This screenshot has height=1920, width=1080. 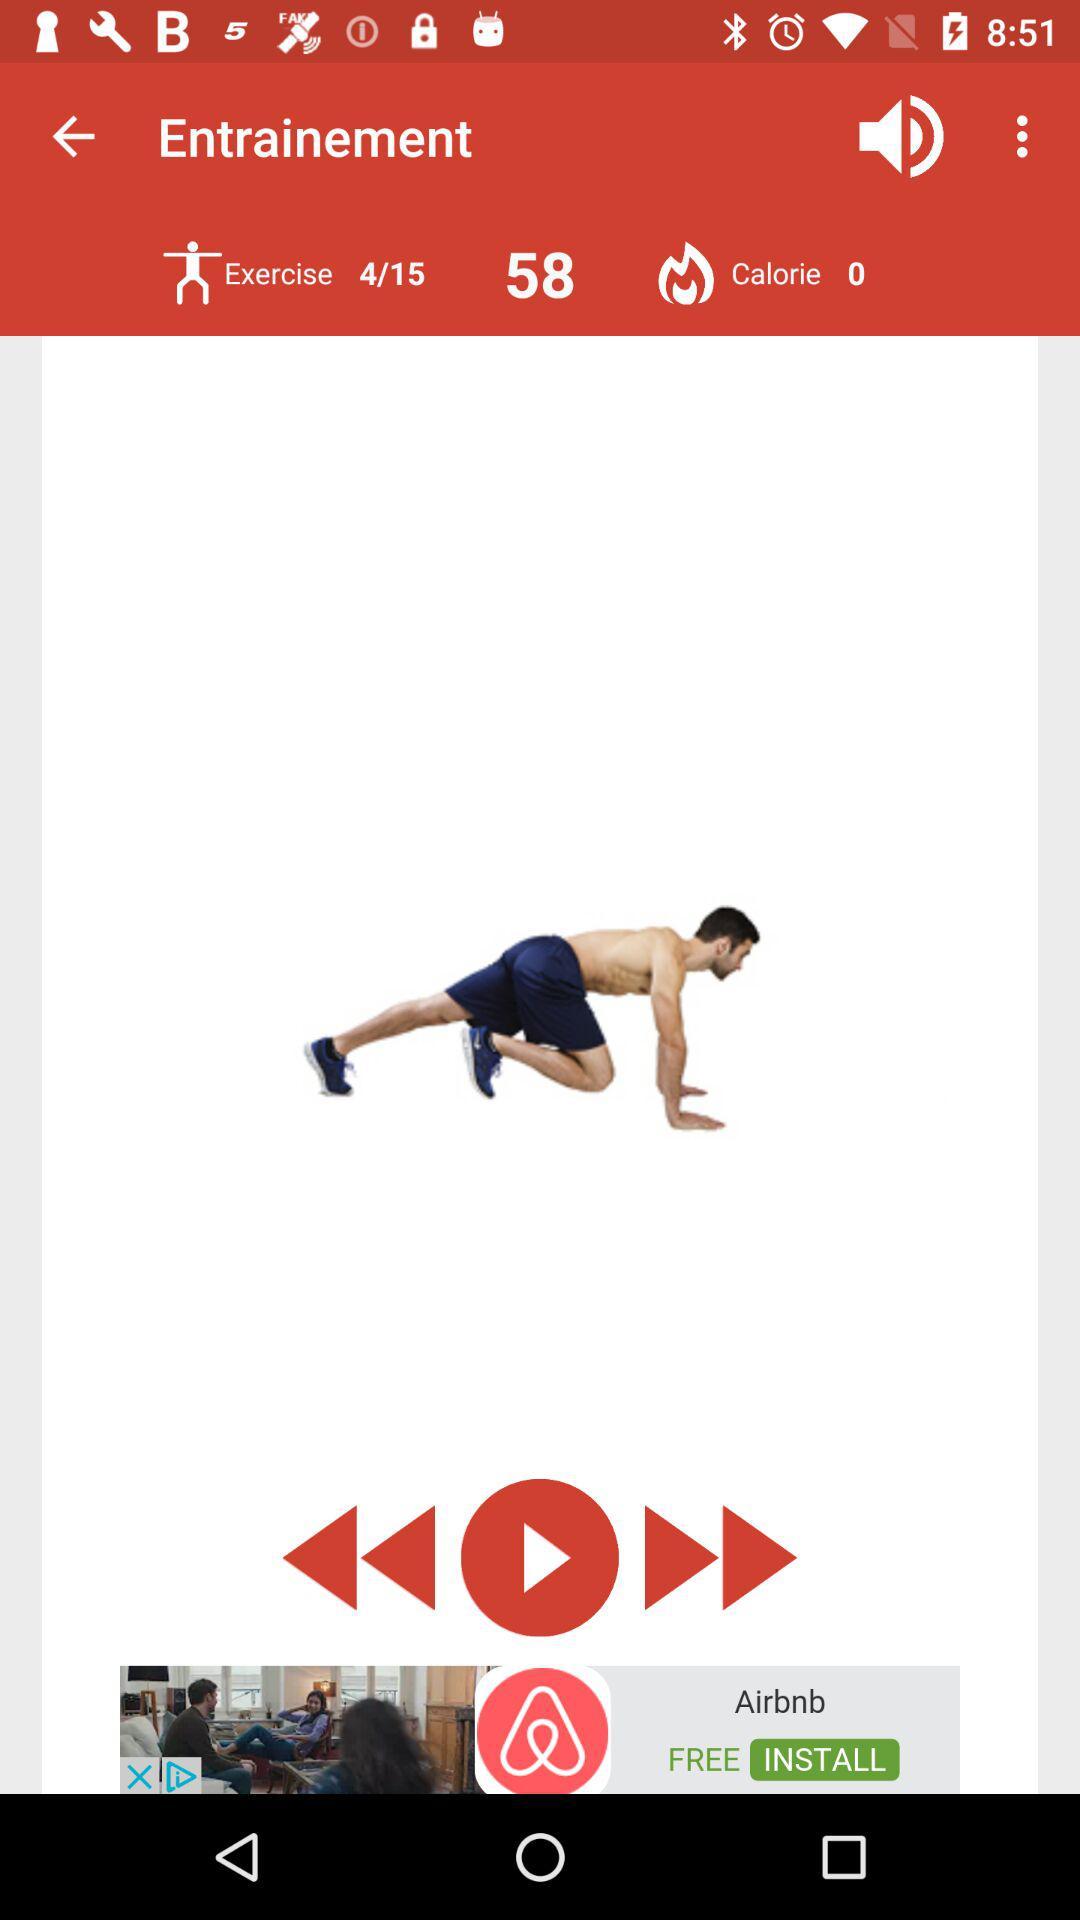 What do you see at coordinates (540, 1556) in the screenshot?
I see `option` at bounding box center [540, 1556].